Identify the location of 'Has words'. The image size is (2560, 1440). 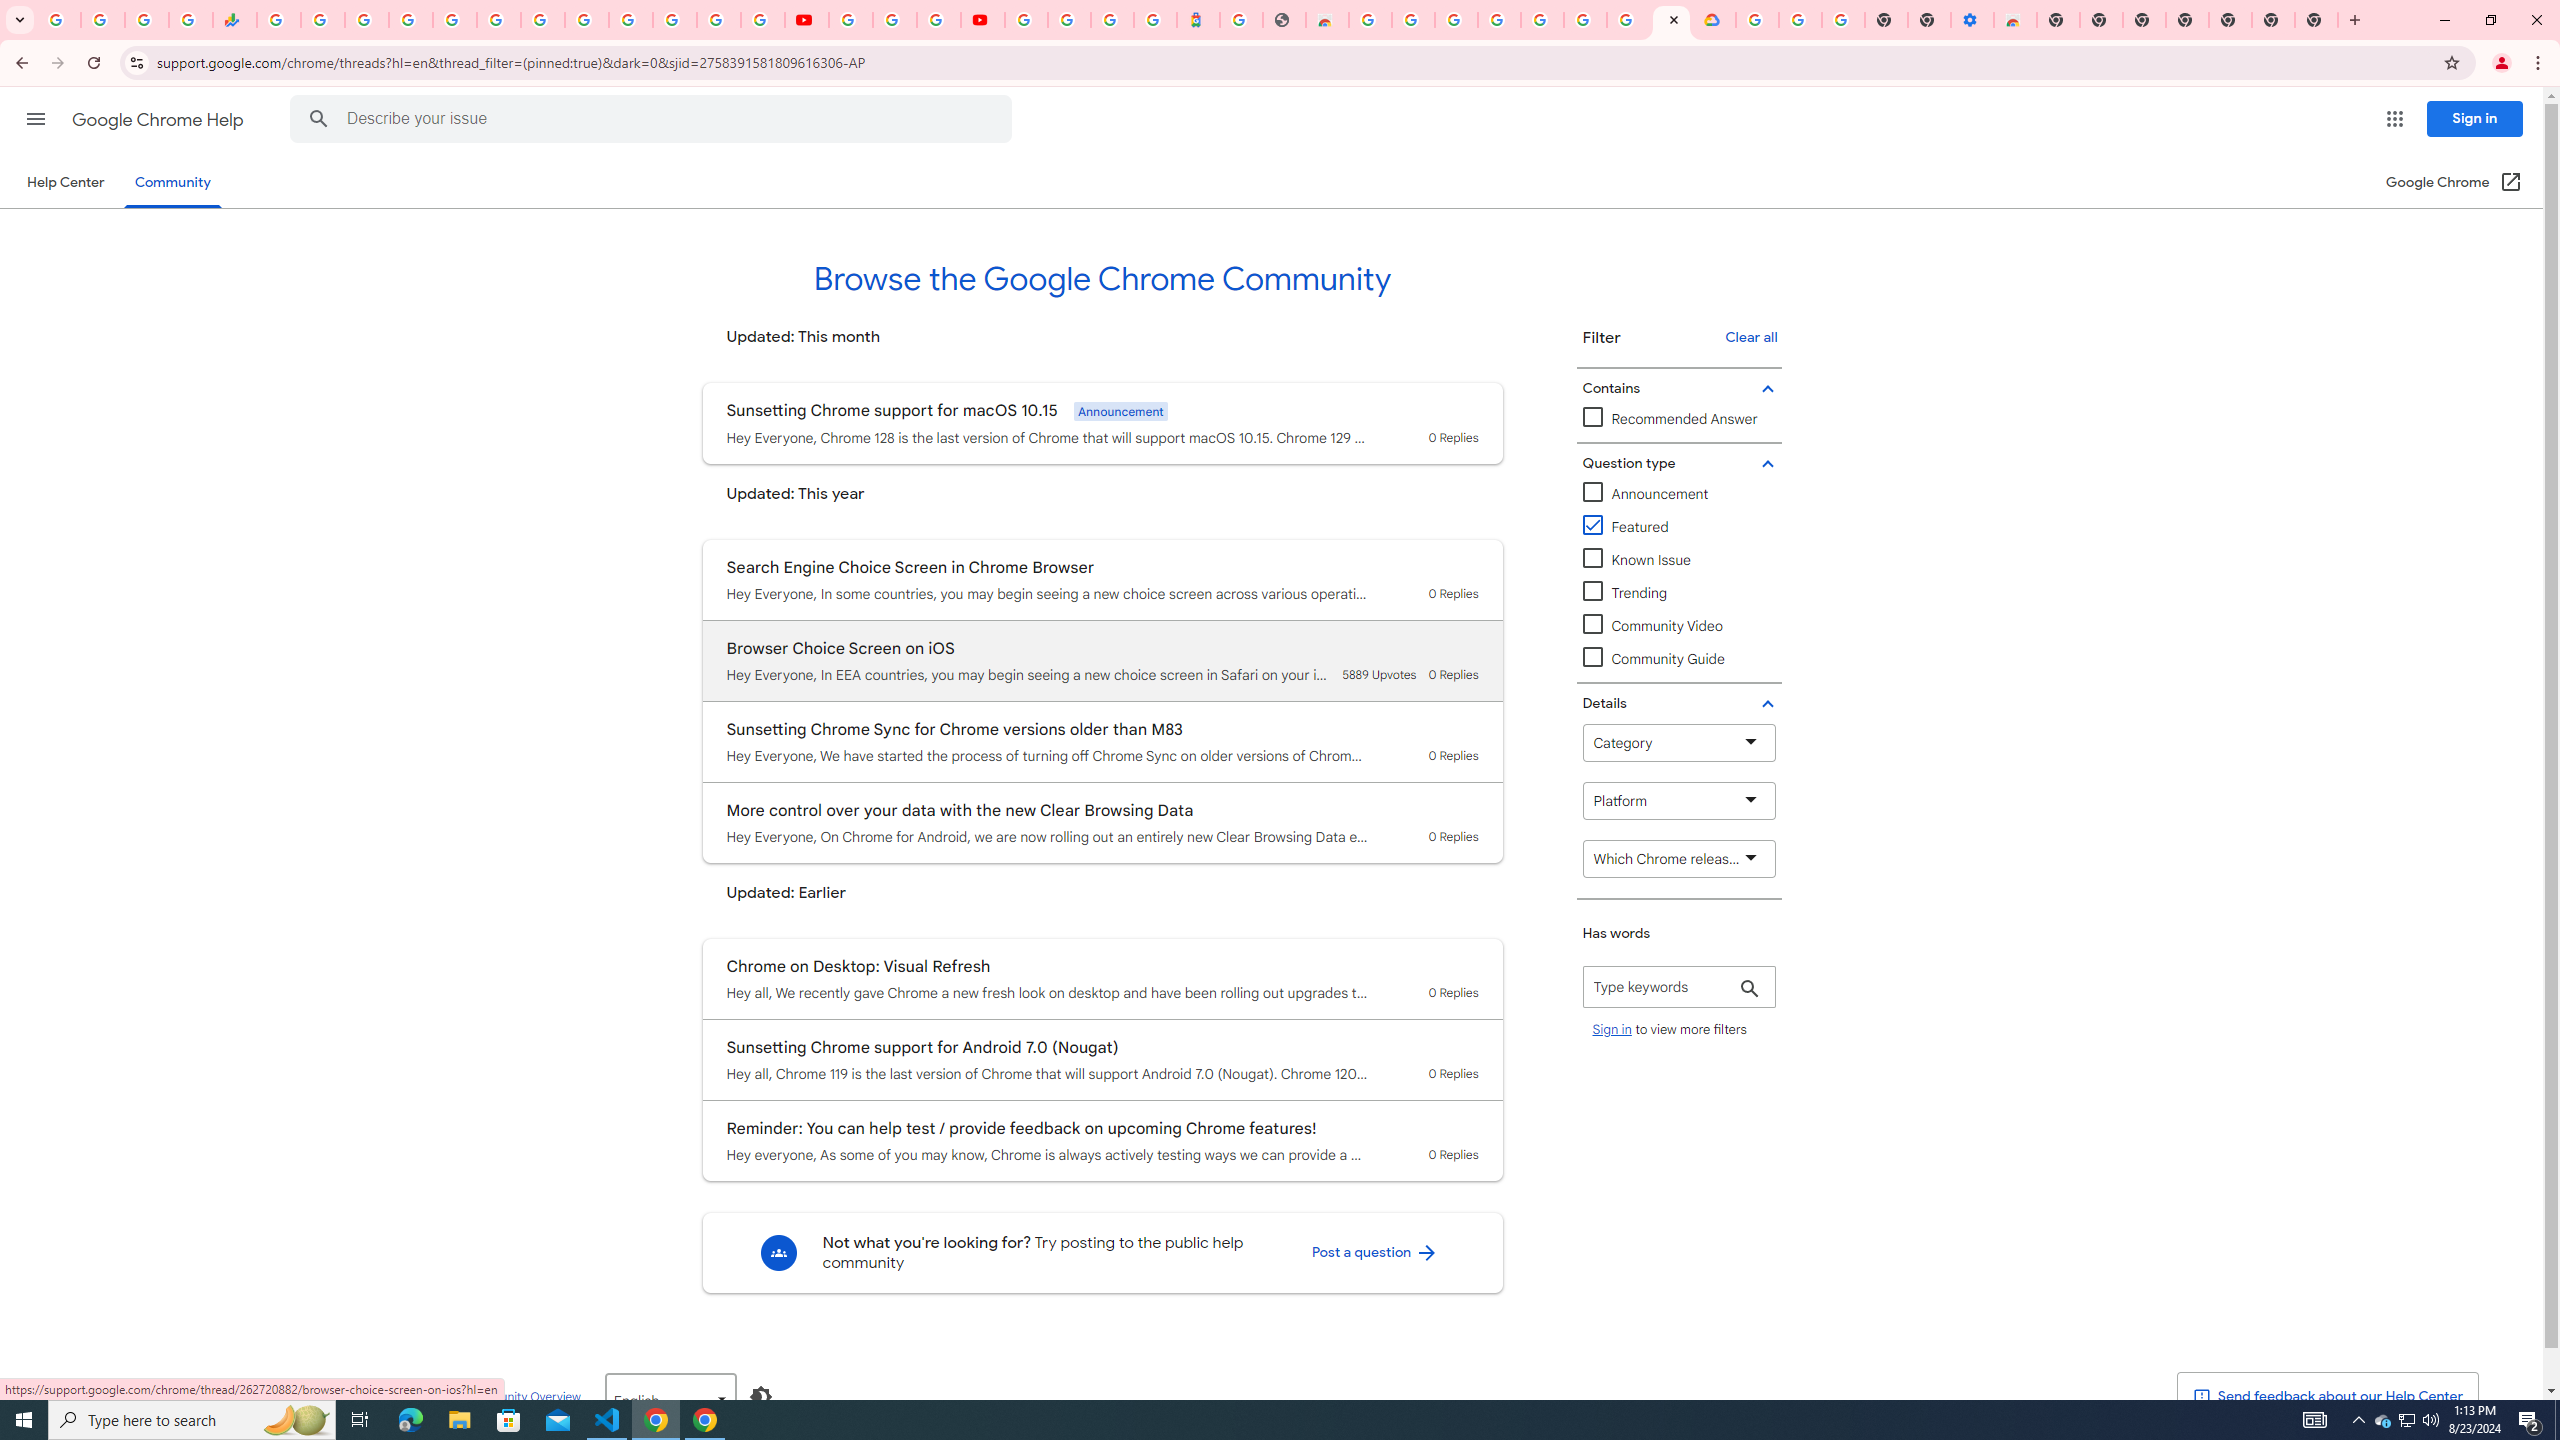
(1679, 987).